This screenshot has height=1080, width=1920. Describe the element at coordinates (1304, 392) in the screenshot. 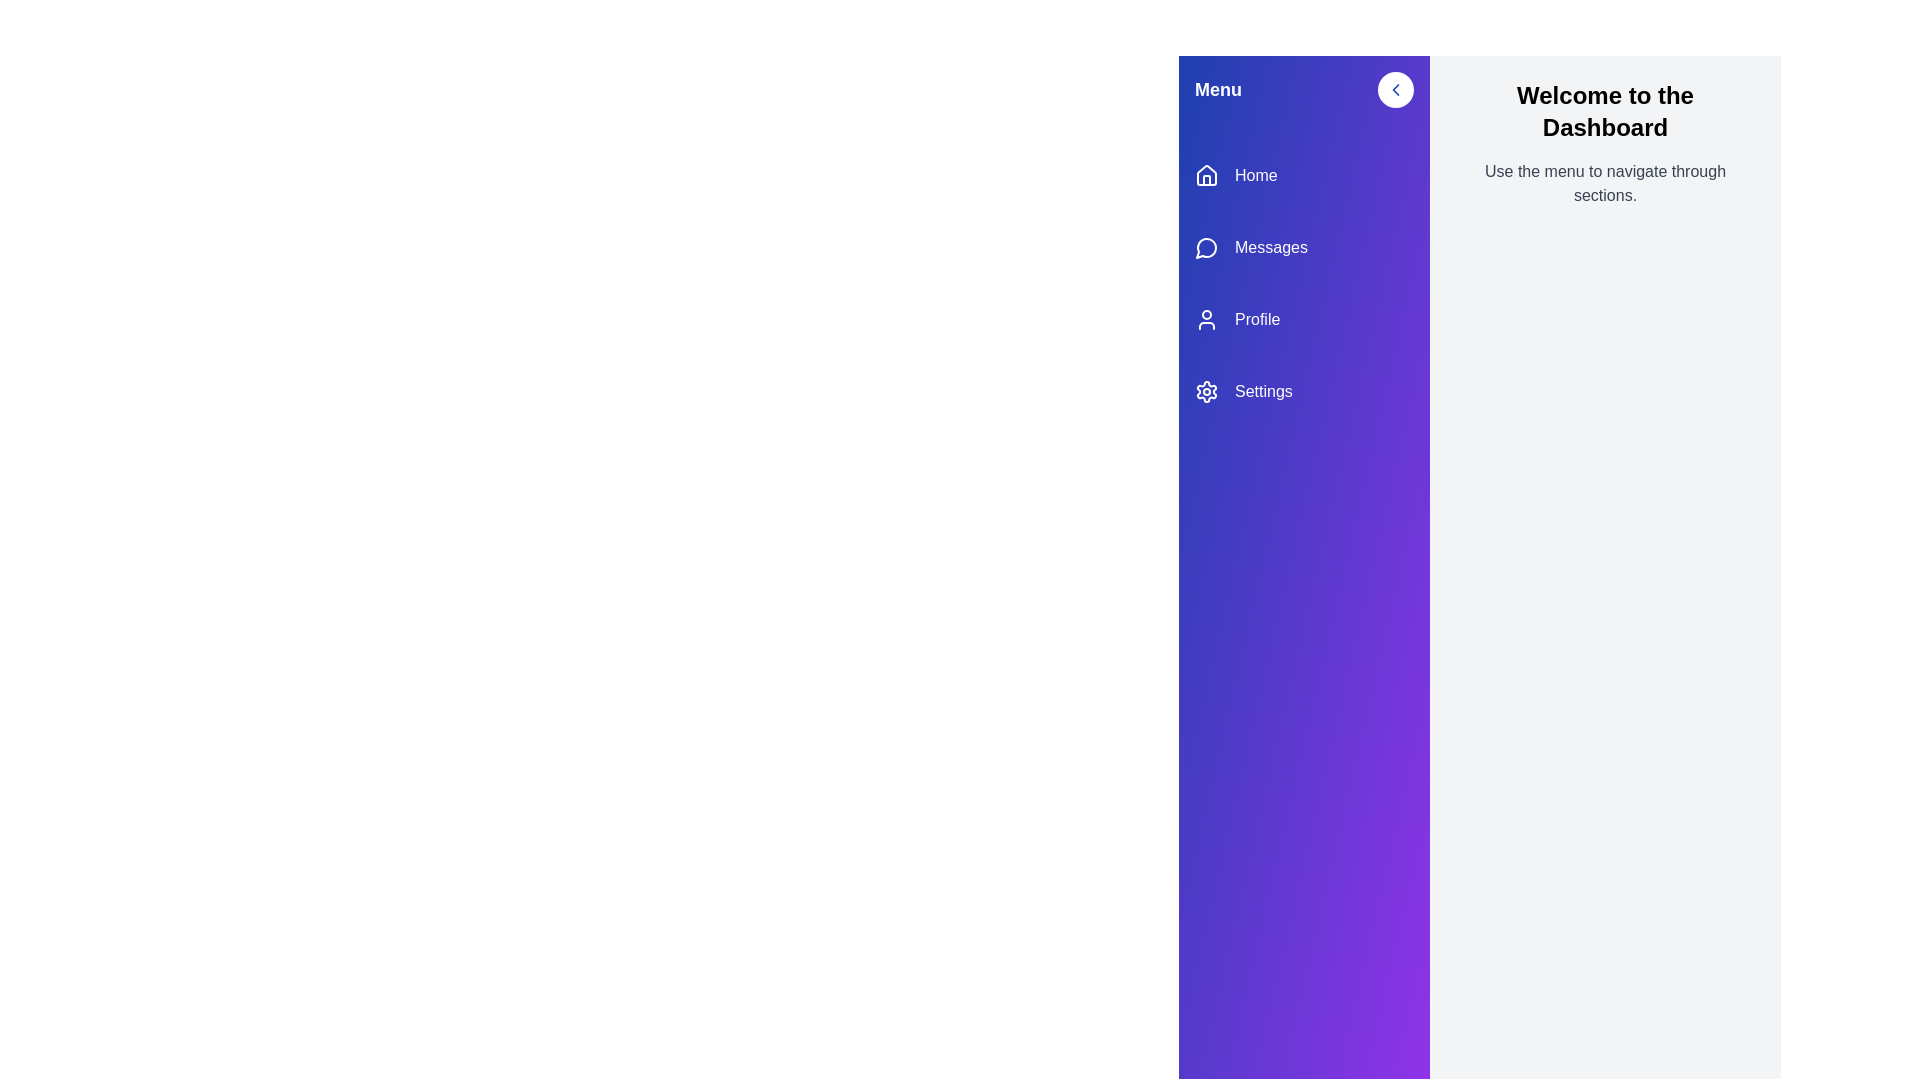

I see `the menu item Settings to navigate` at that location.